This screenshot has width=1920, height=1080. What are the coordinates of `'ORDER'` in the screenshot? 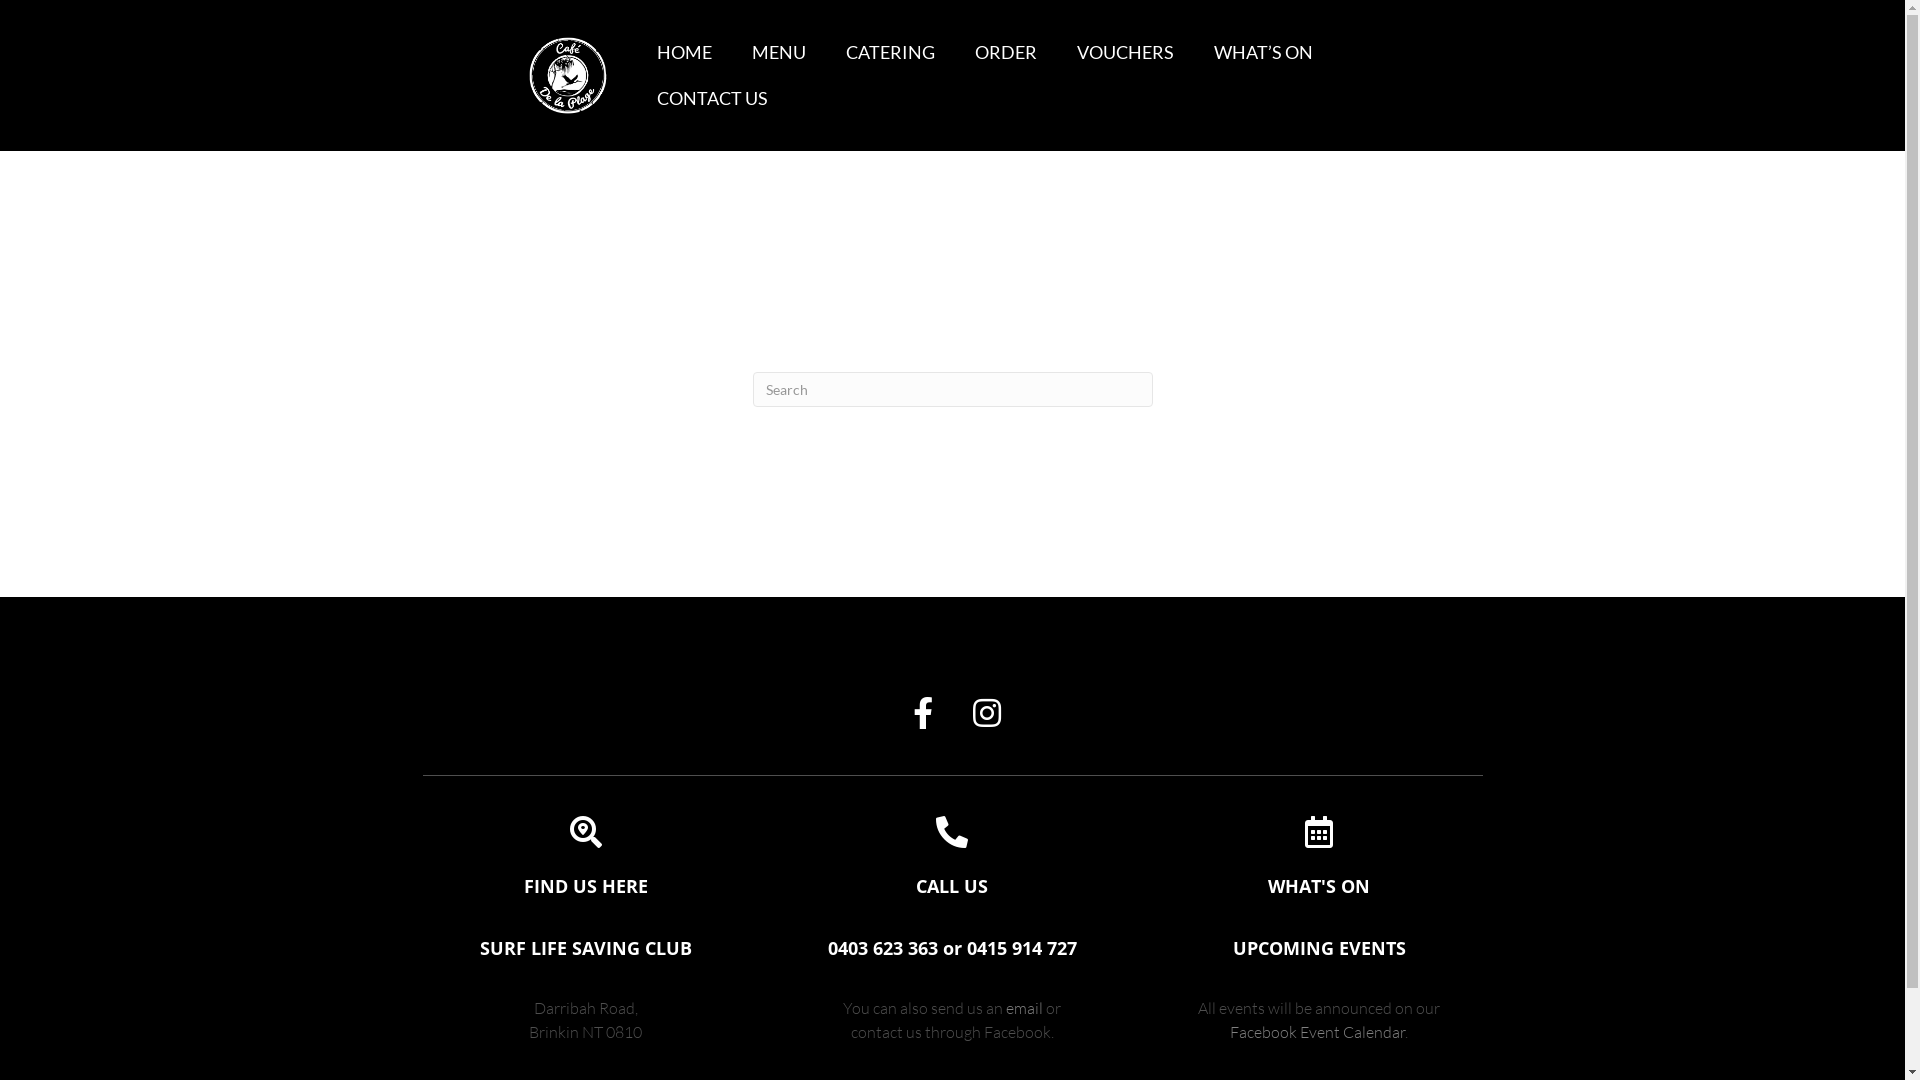 It's located at (1006, 52).